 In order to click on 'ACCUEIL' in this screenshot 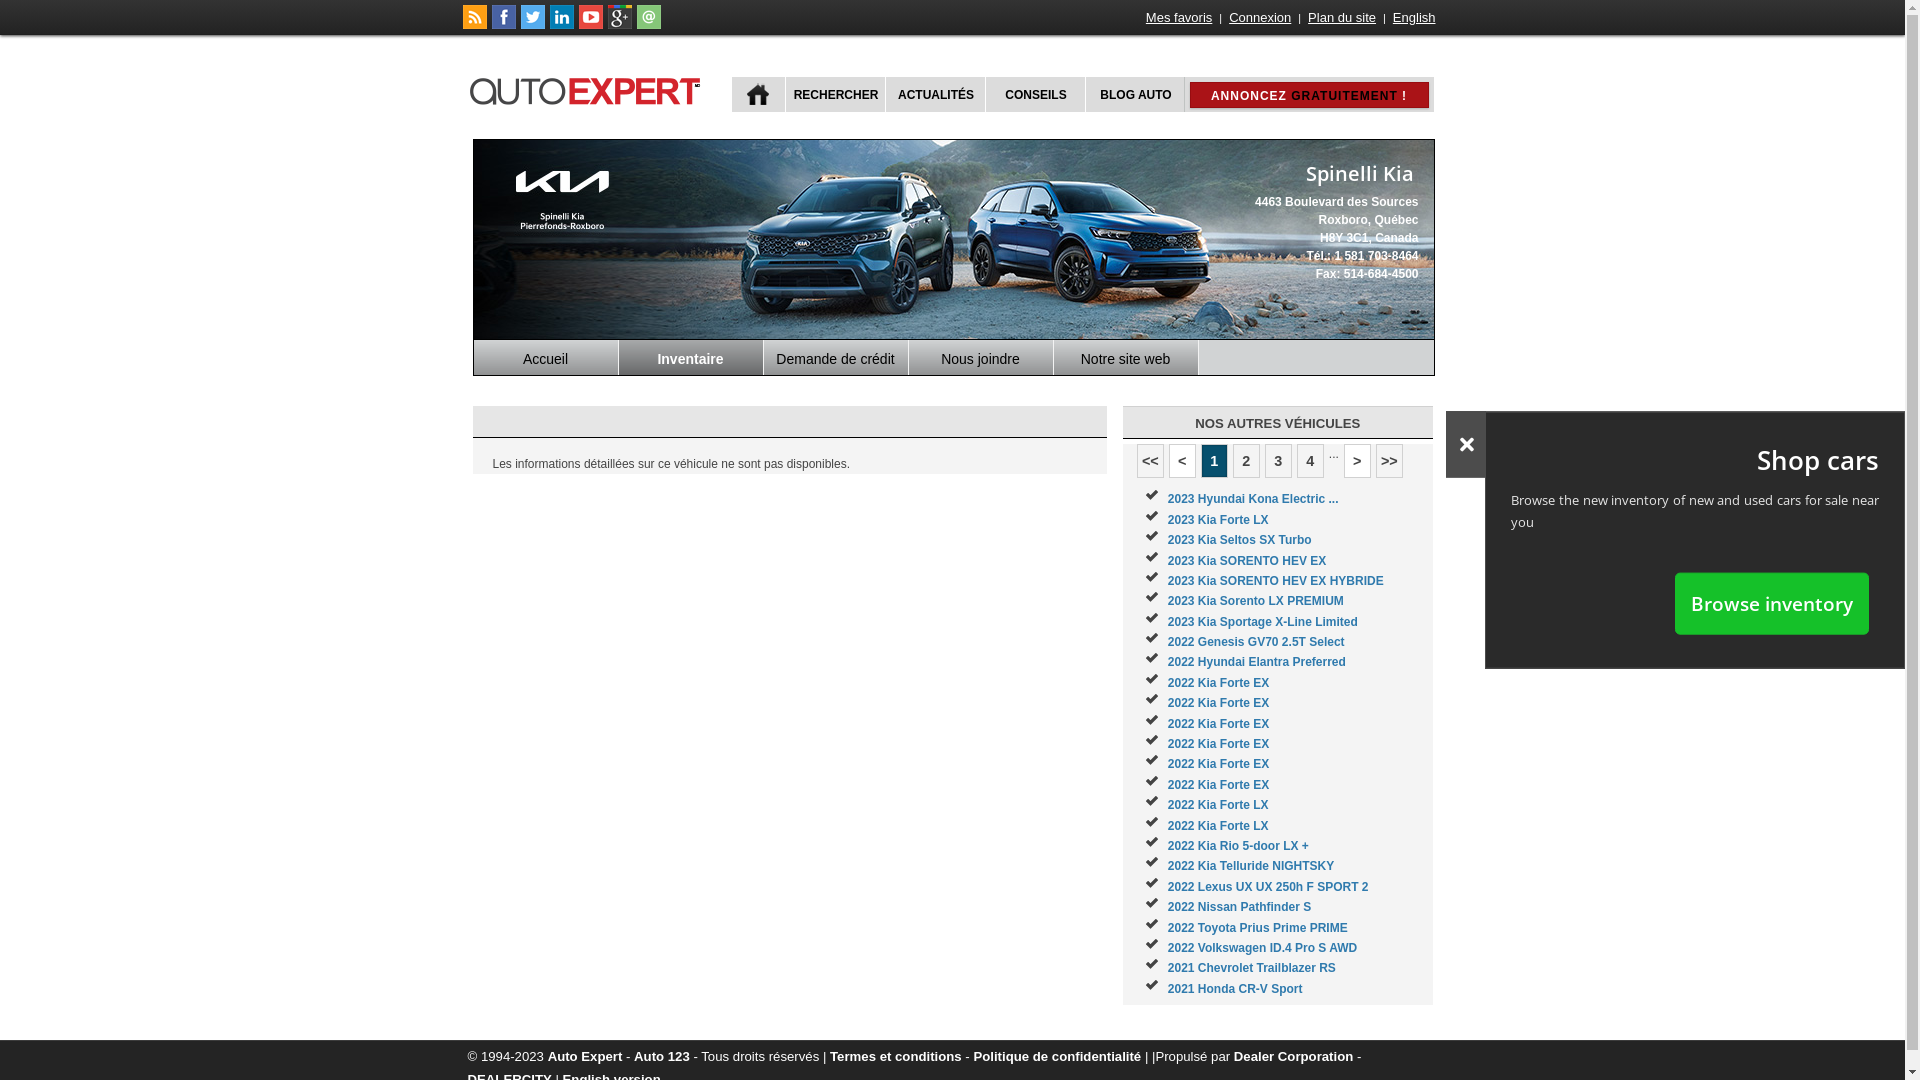, I will do `click(757, 94)`.